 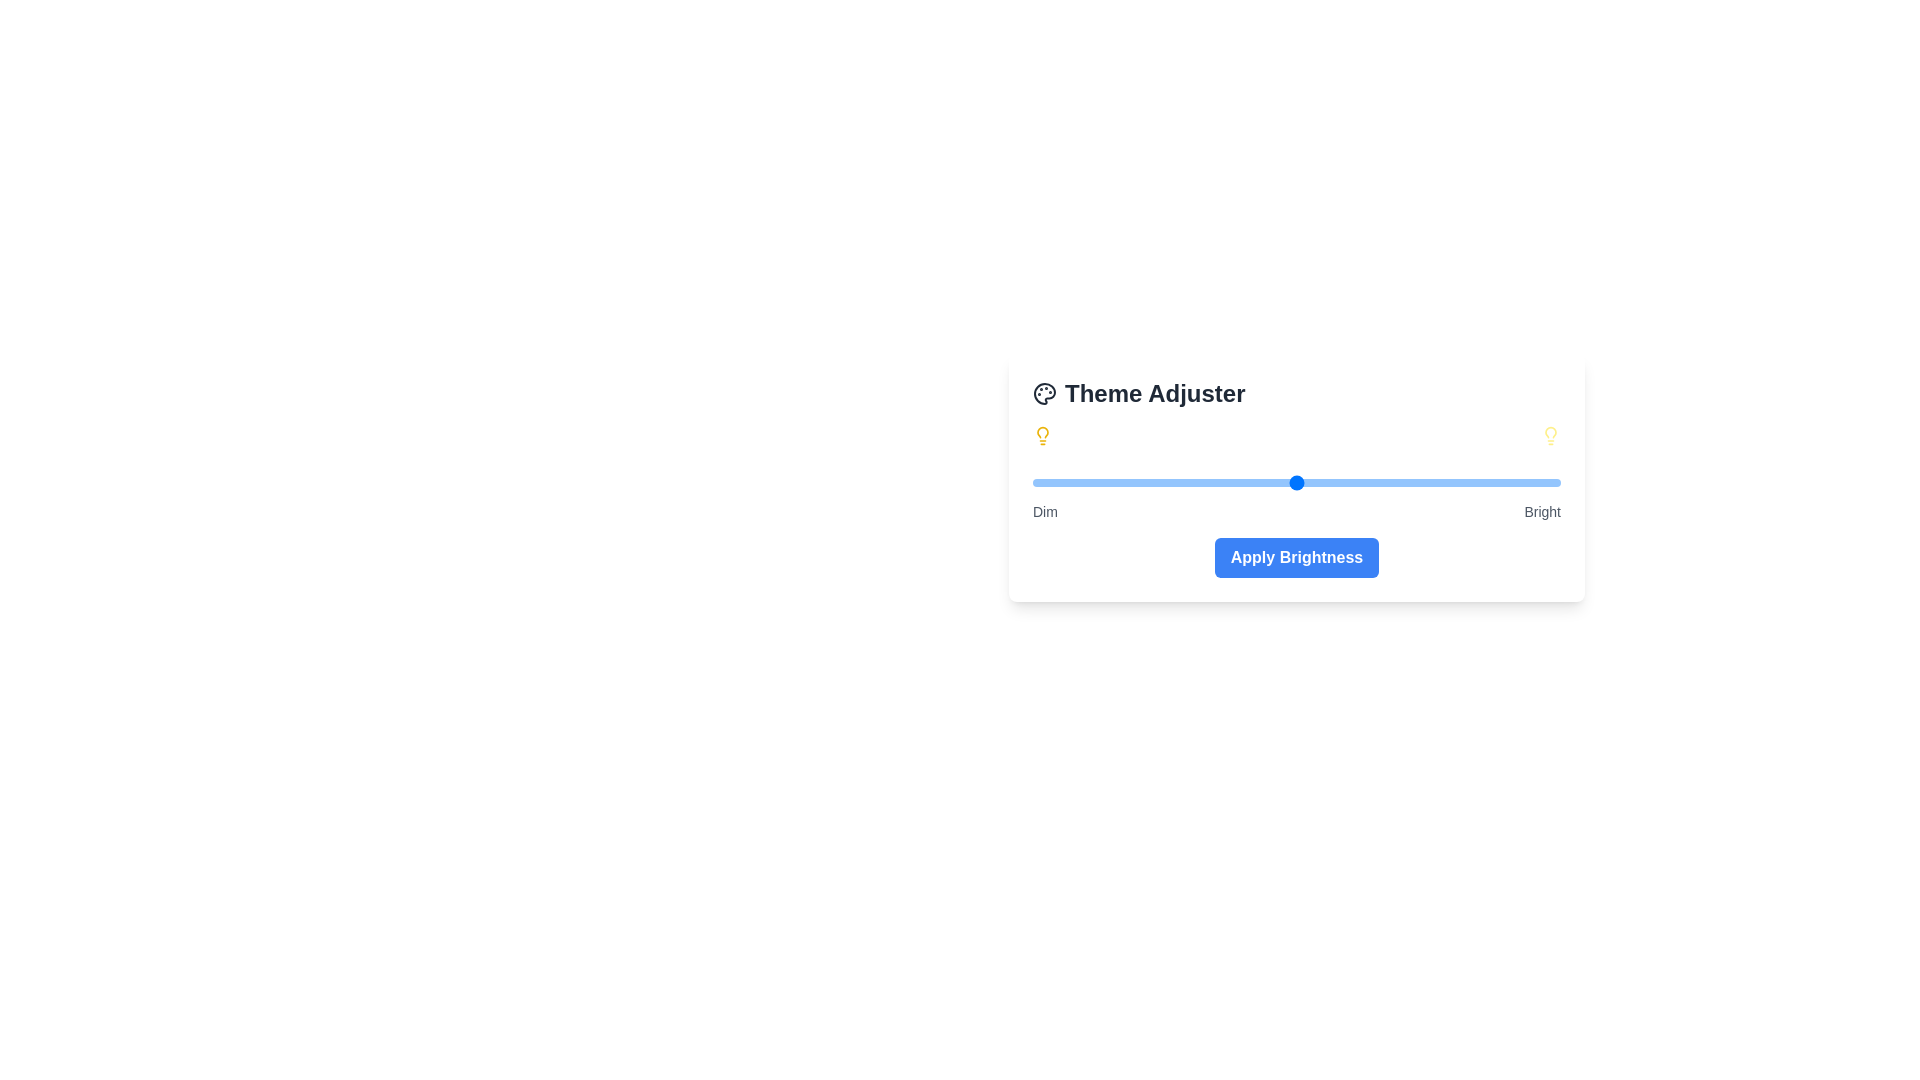 What do you see at coordinates (1296, 558) in the screenshot?
I see `'Apply Brightness' button to confirm the selected brightness` at bounding box center [1296, 558].